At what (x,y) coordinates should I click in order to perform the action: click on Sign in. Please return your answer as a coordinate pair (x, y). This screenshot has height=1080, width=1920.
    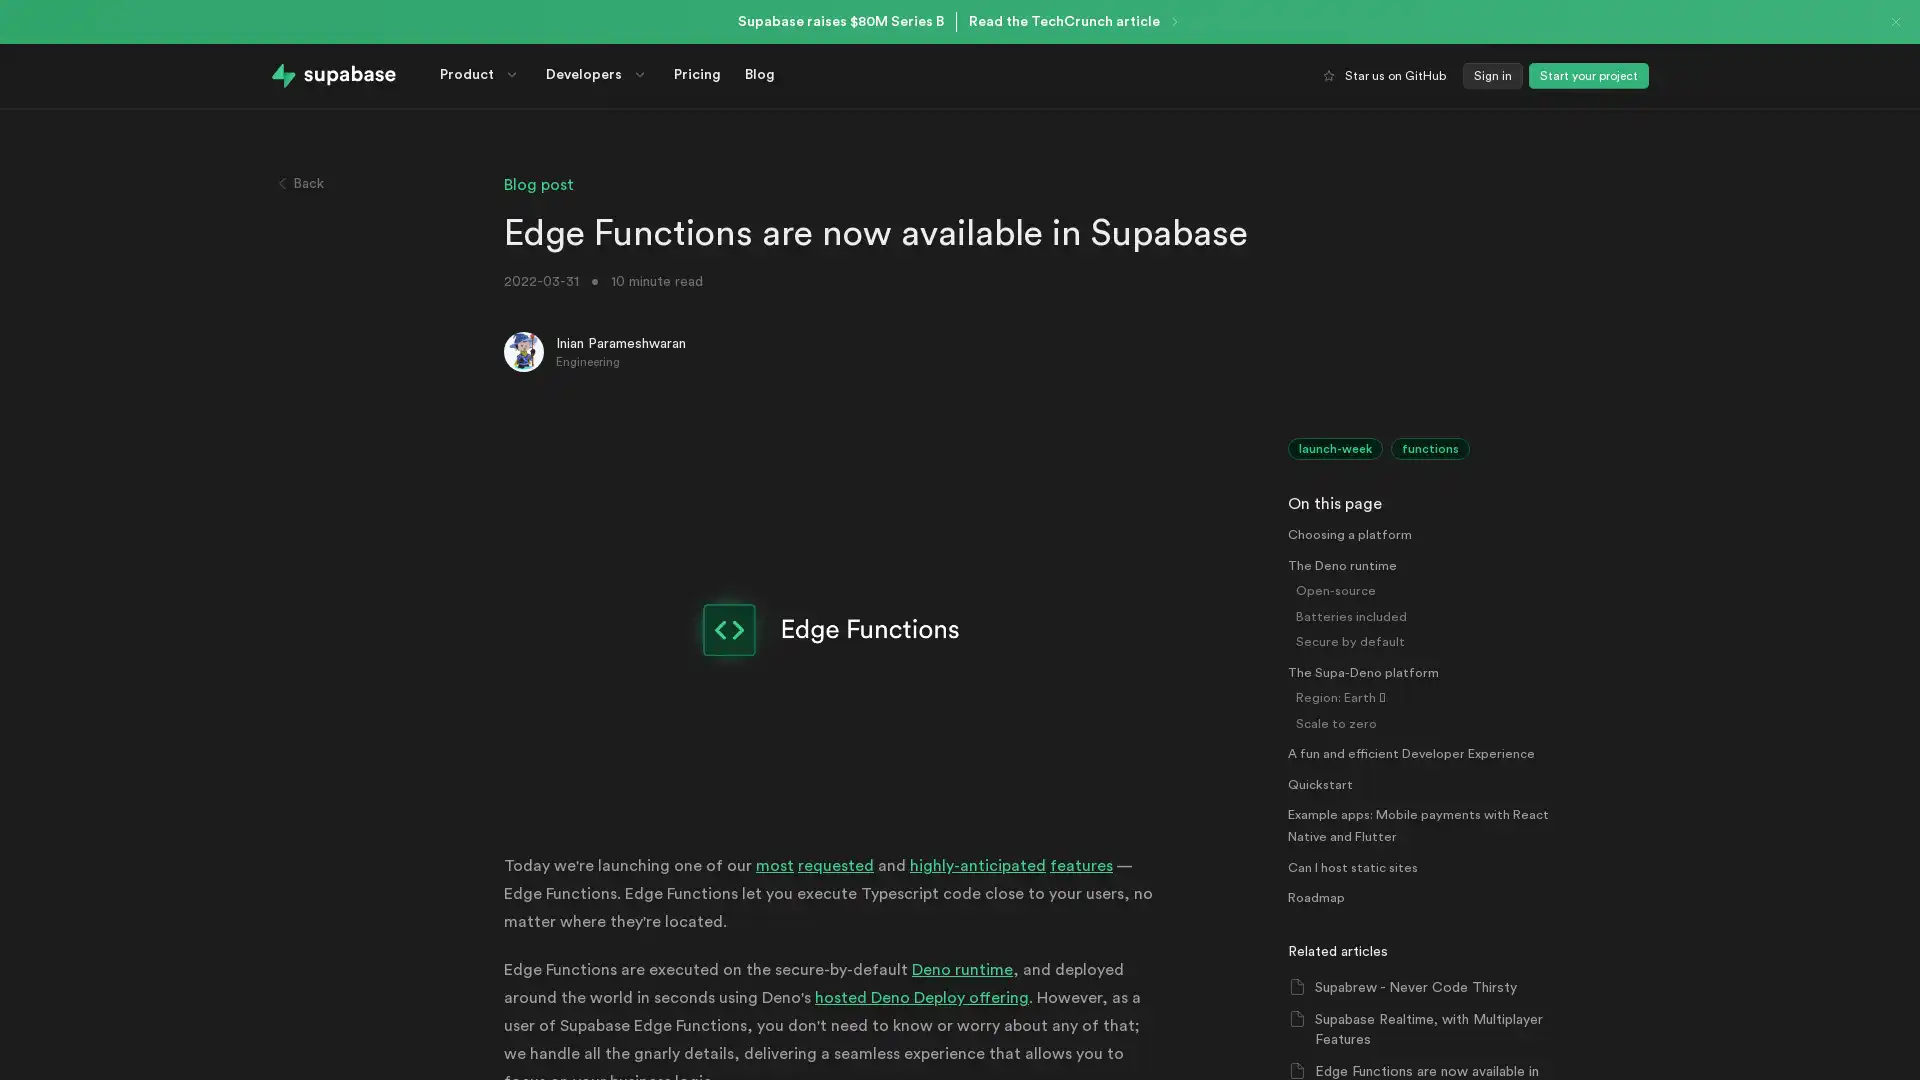
    Looking at the image, I should click on (1492, 75).